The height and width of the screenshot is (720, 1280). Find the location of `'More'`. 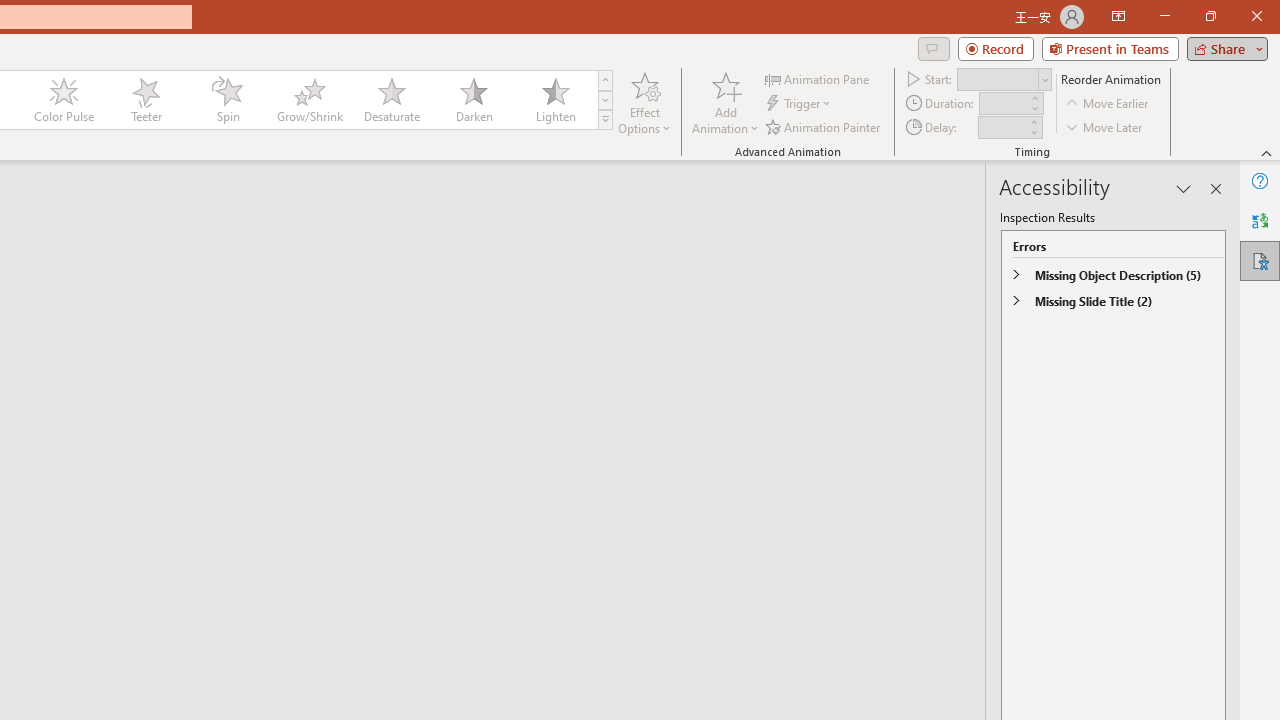

'More' is located at coordinates (1033, 121).